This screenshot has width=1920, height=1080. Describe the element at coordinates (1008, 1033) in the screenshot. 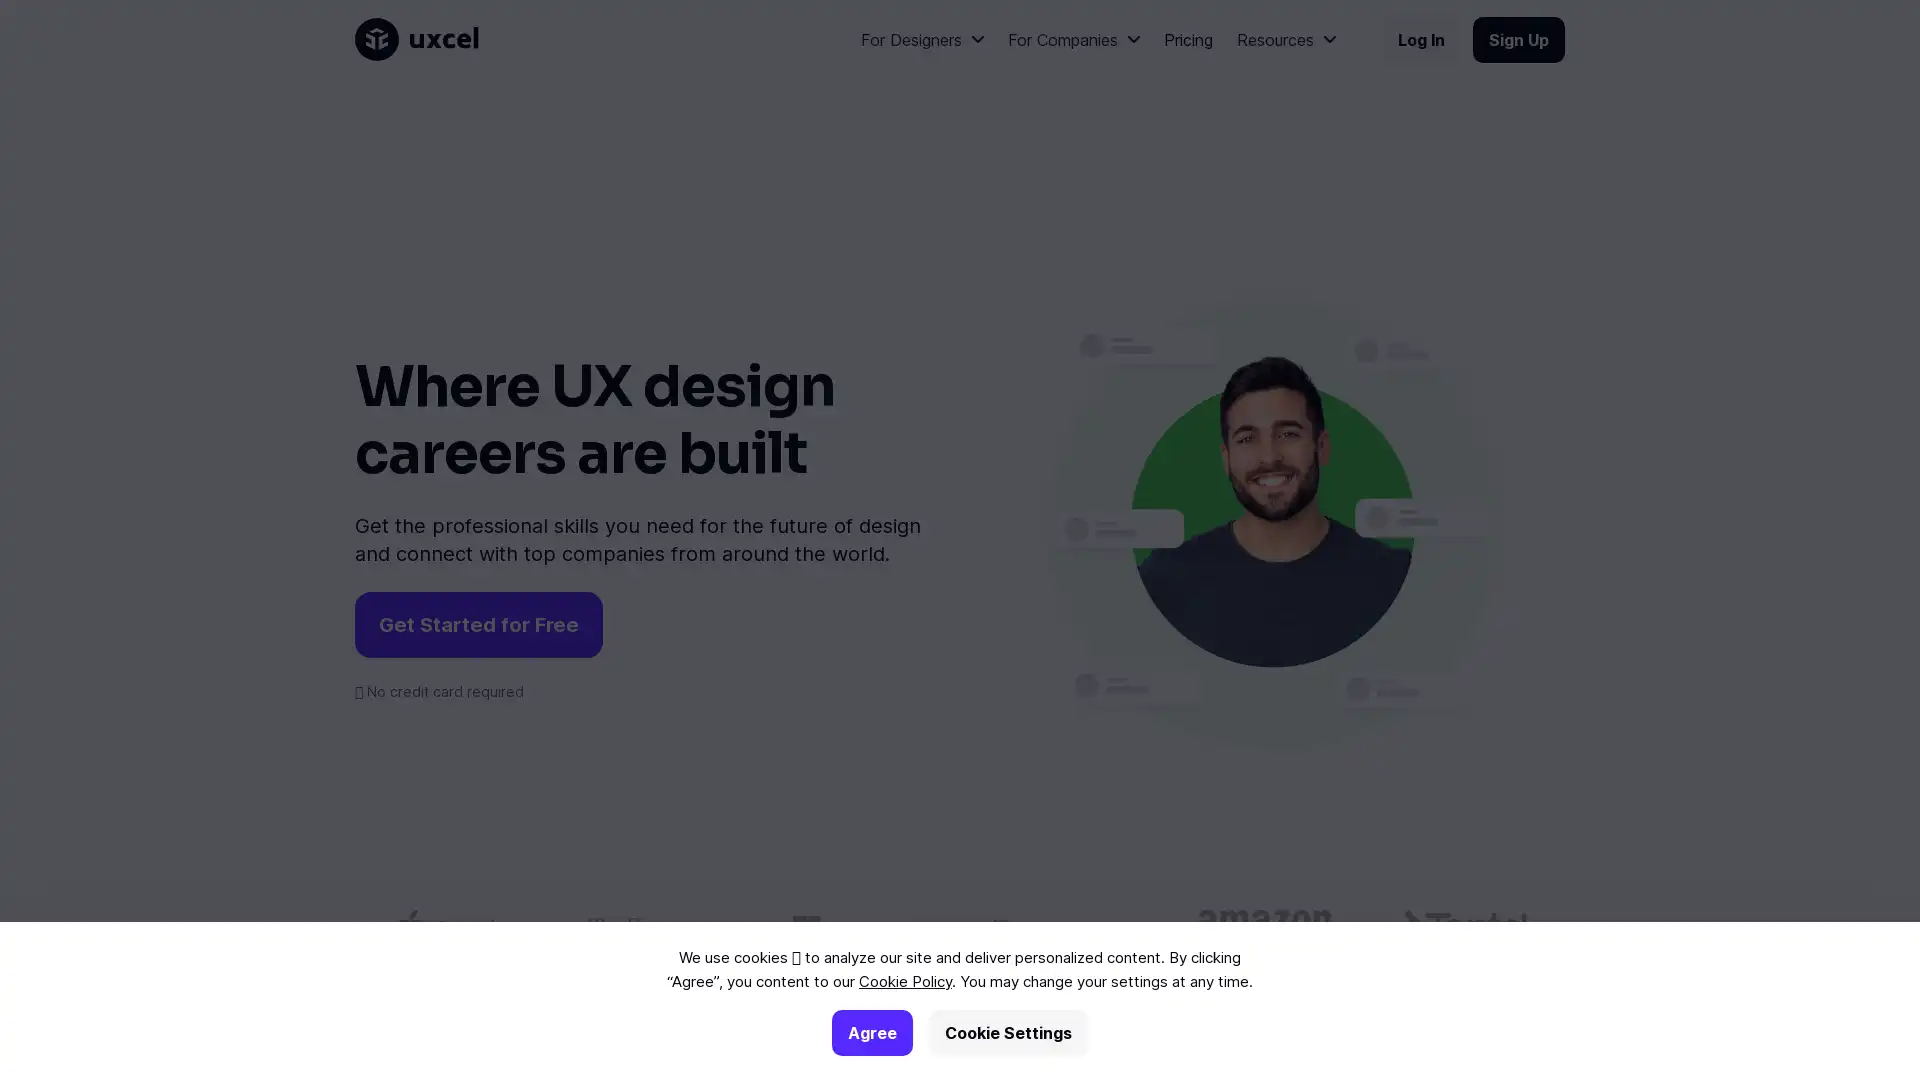

I see `Cookie Settings` at that location.